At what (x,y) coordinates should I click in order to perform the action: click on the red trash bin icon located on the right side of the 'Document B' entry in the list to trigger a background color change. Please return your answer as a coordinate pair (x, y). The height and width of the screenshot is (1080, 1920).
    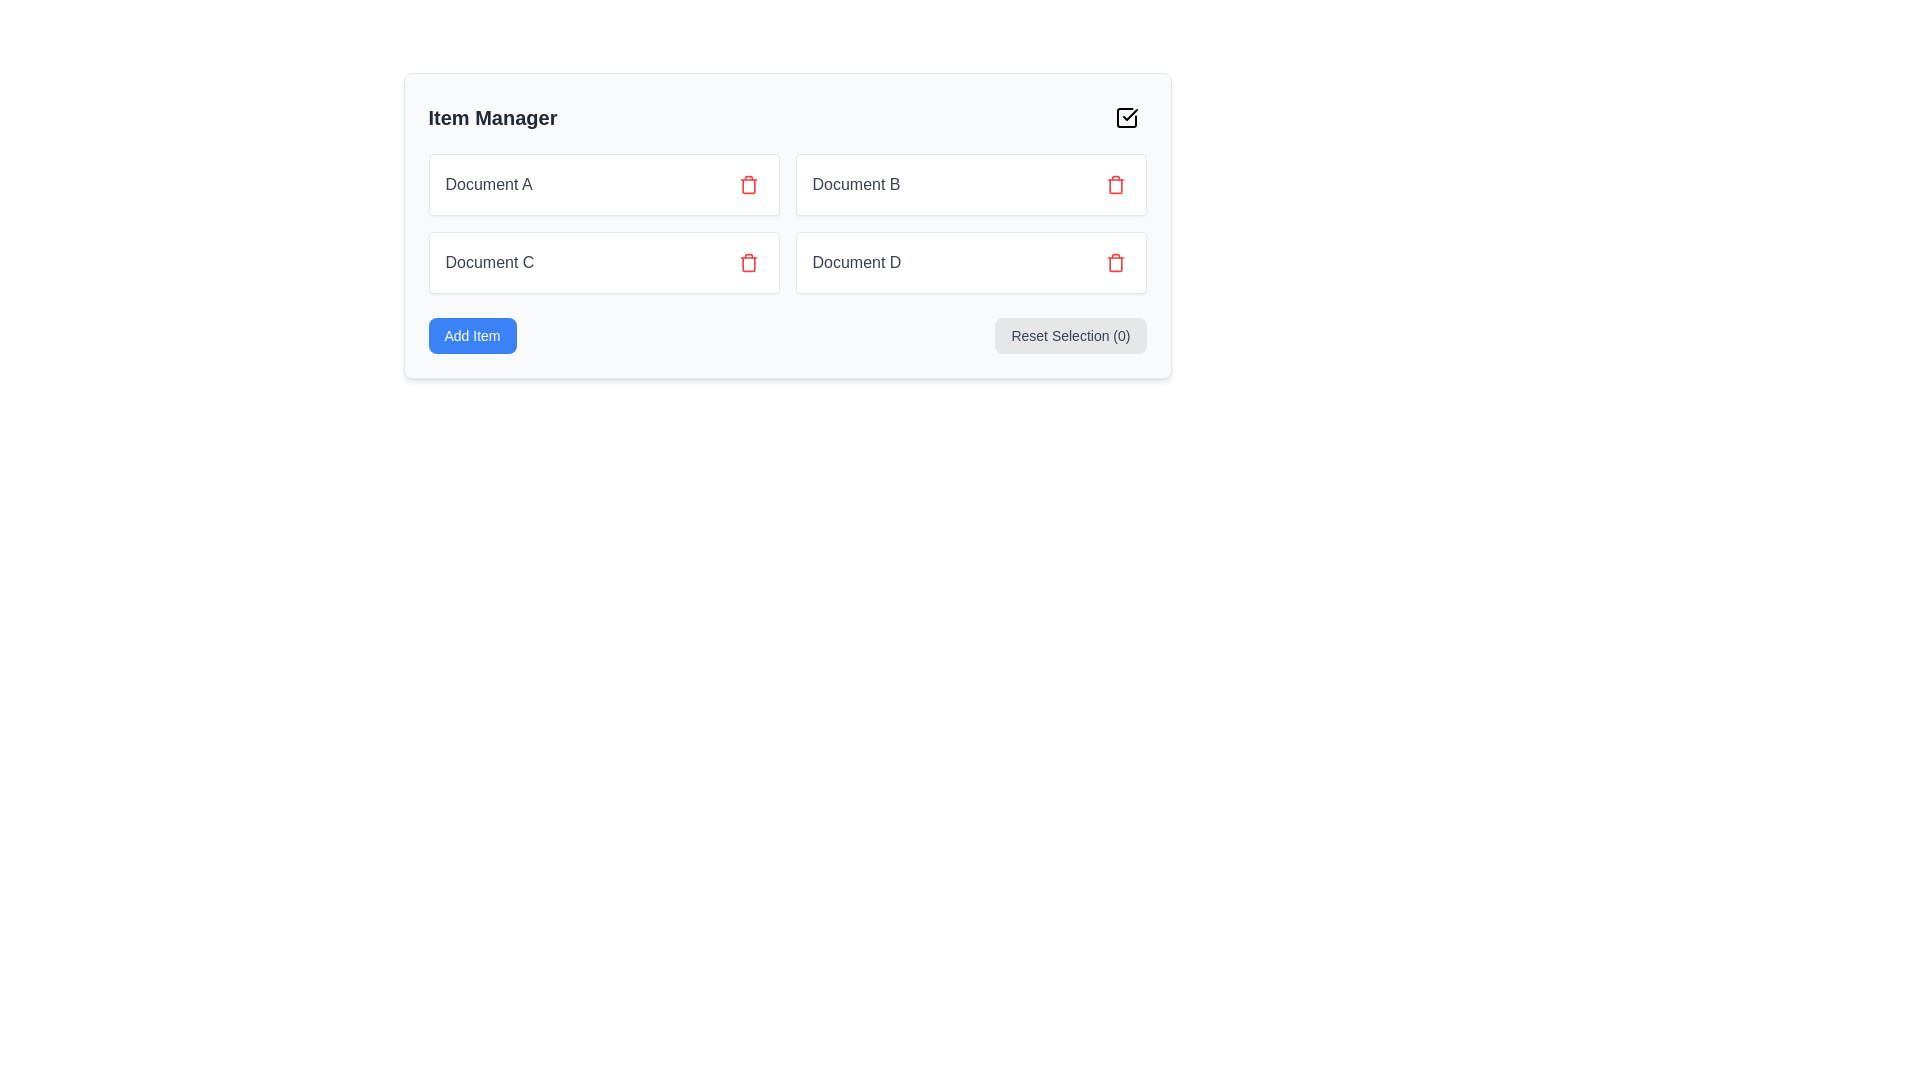
    Looking at the image, I should click on (1114, 185).